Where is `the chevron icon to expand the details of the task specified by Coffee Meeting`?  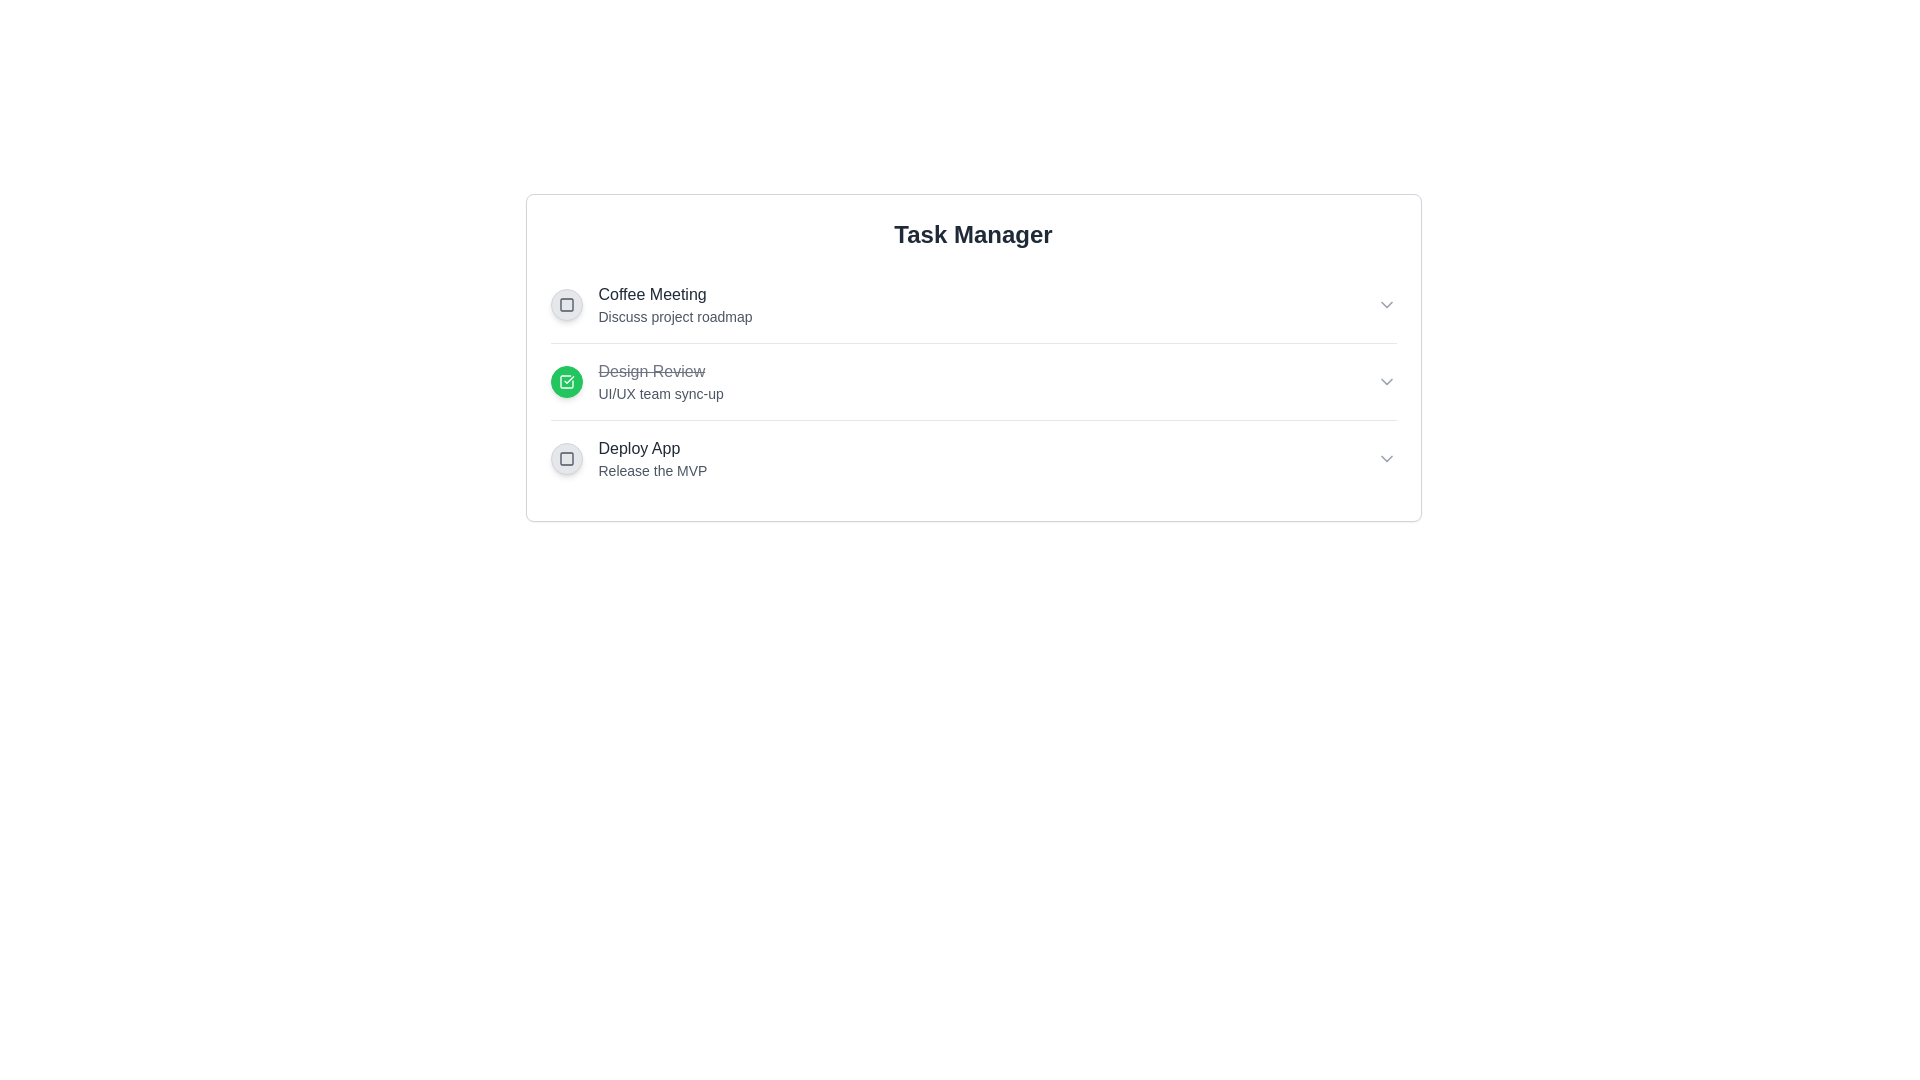
the chevron icon to expand the details of the task specified by Coffee Meeting is located at coordinates (1385, 304).